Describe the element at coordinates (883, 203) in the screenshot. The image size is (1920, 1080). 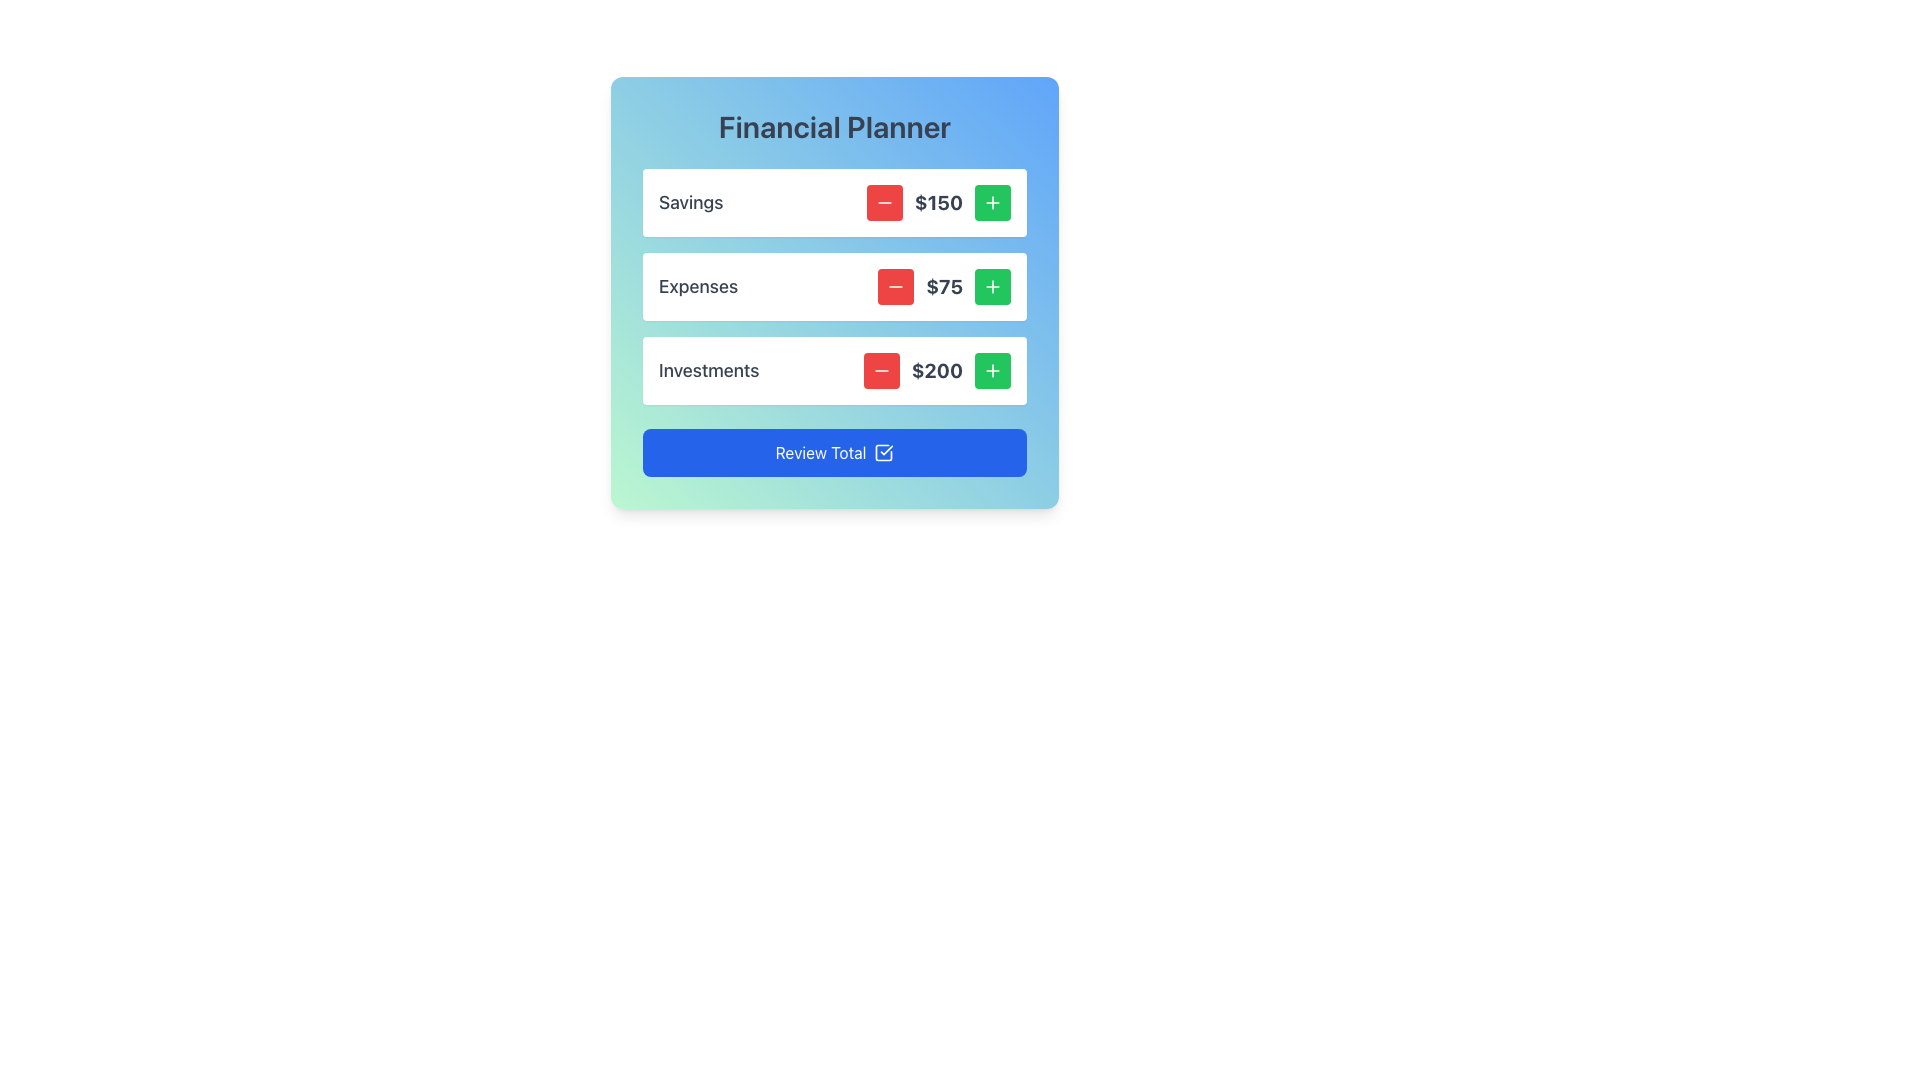
I see `the red button that decrements the 'Savings' value, located in the first row of the list` at that location.